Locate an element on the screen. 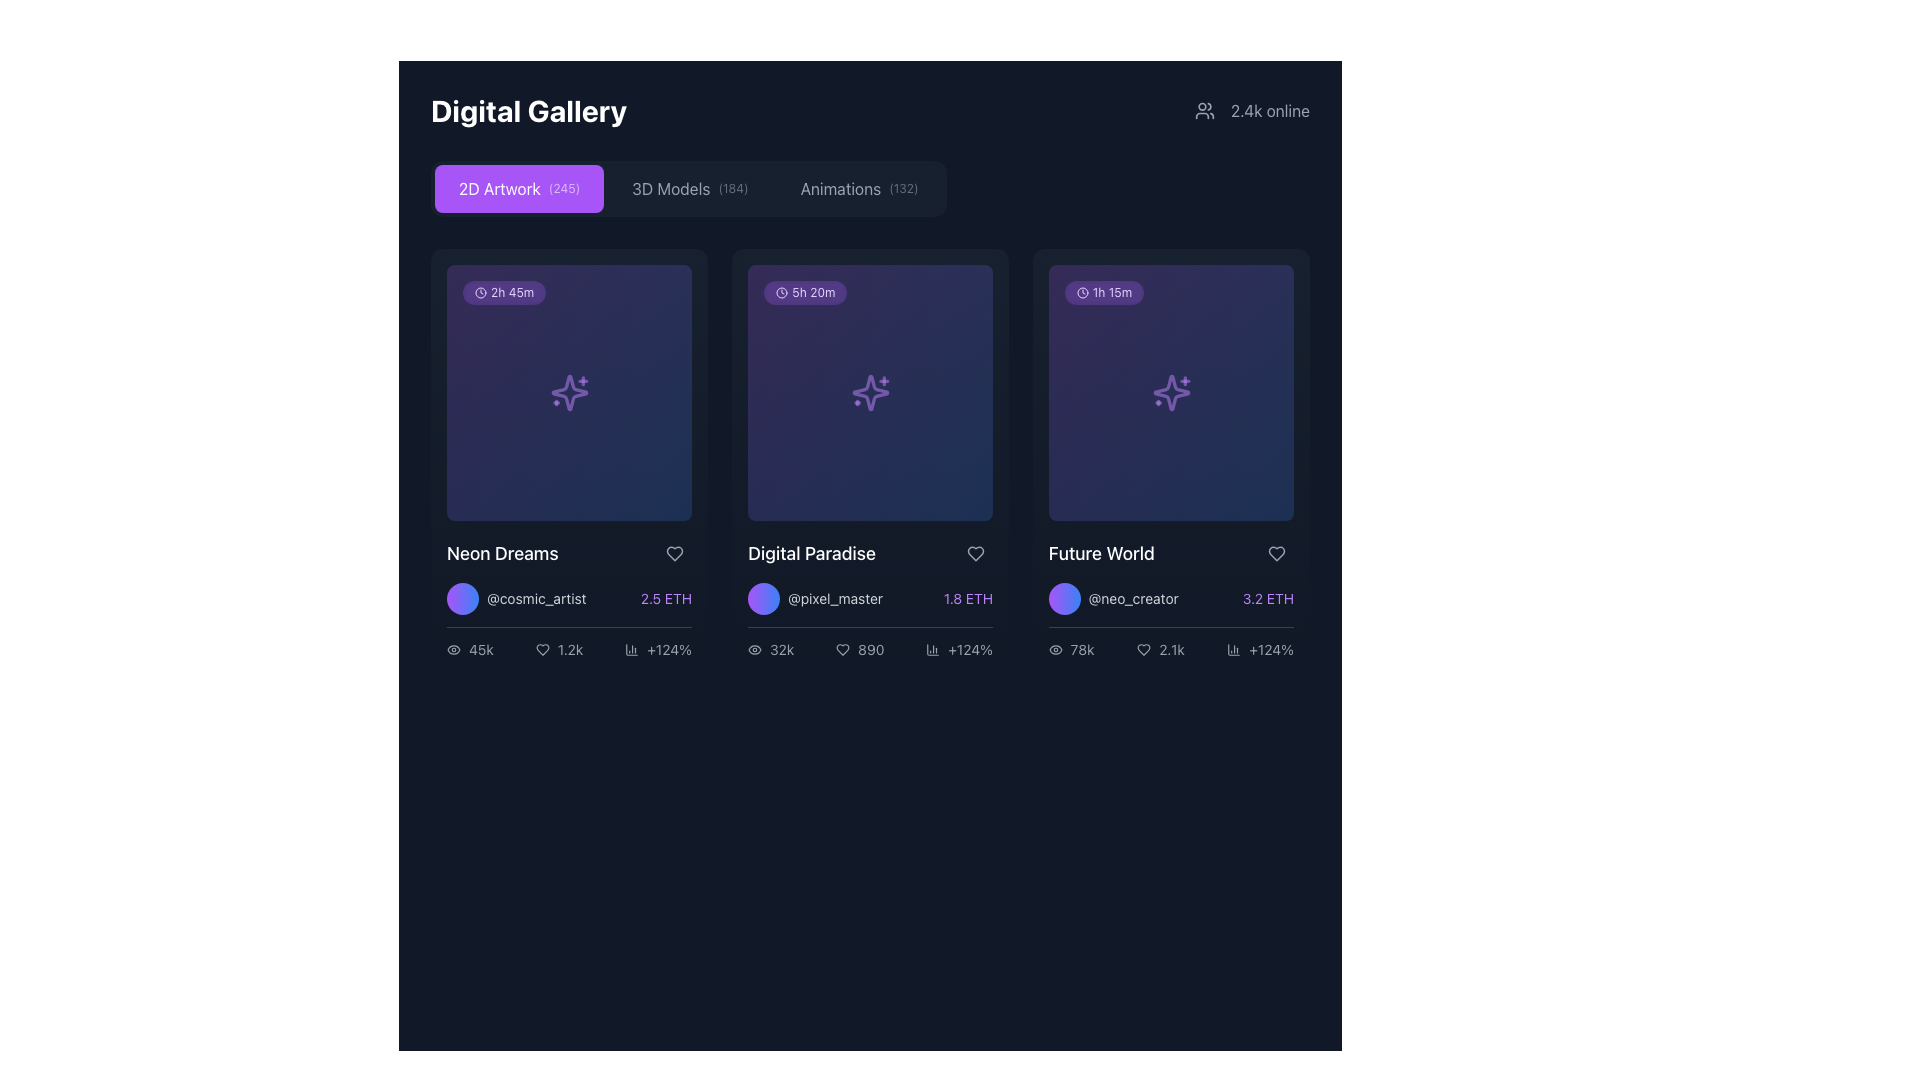 This screenshot has height=1080, width=1920. the '3D Models' button is located at coordinates (690, 189).